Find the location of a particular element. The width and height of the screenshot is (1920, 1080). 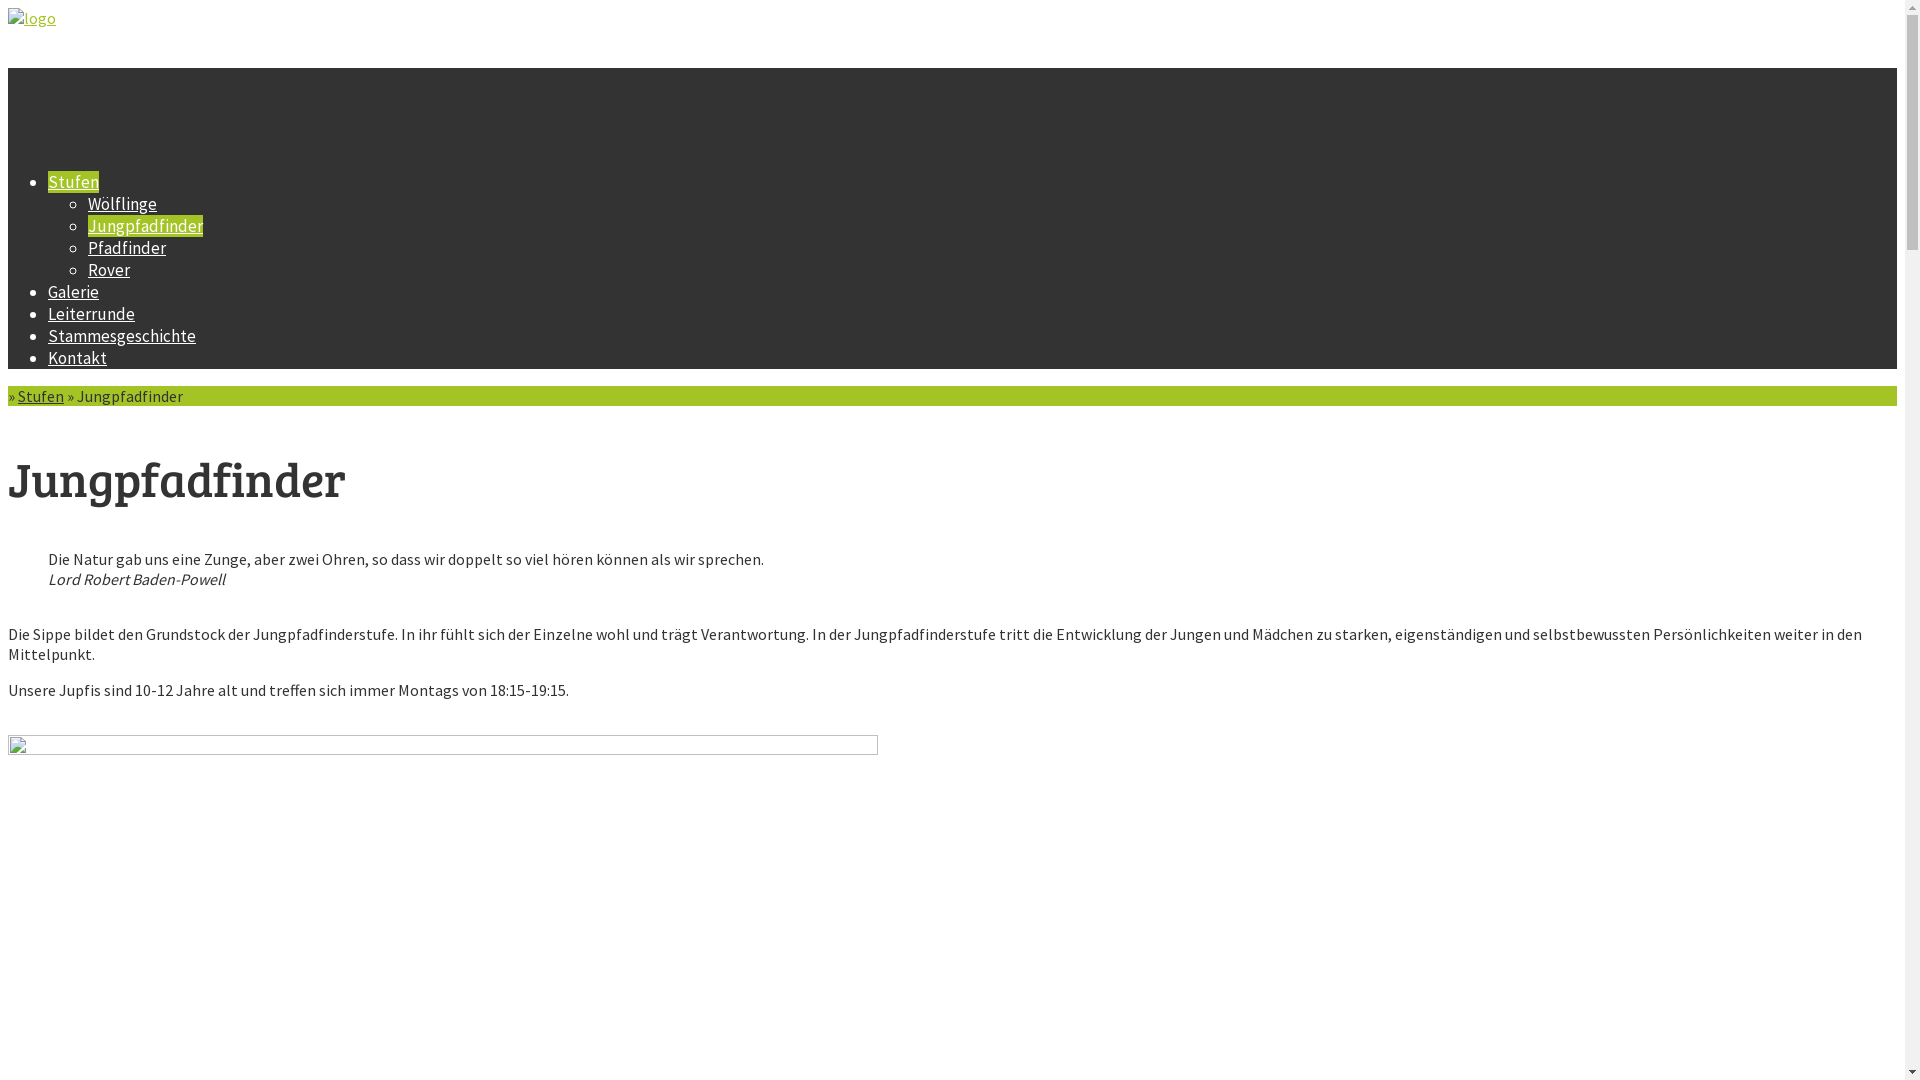

'Stammesgeschichte' is located at coordinates (120, 334).